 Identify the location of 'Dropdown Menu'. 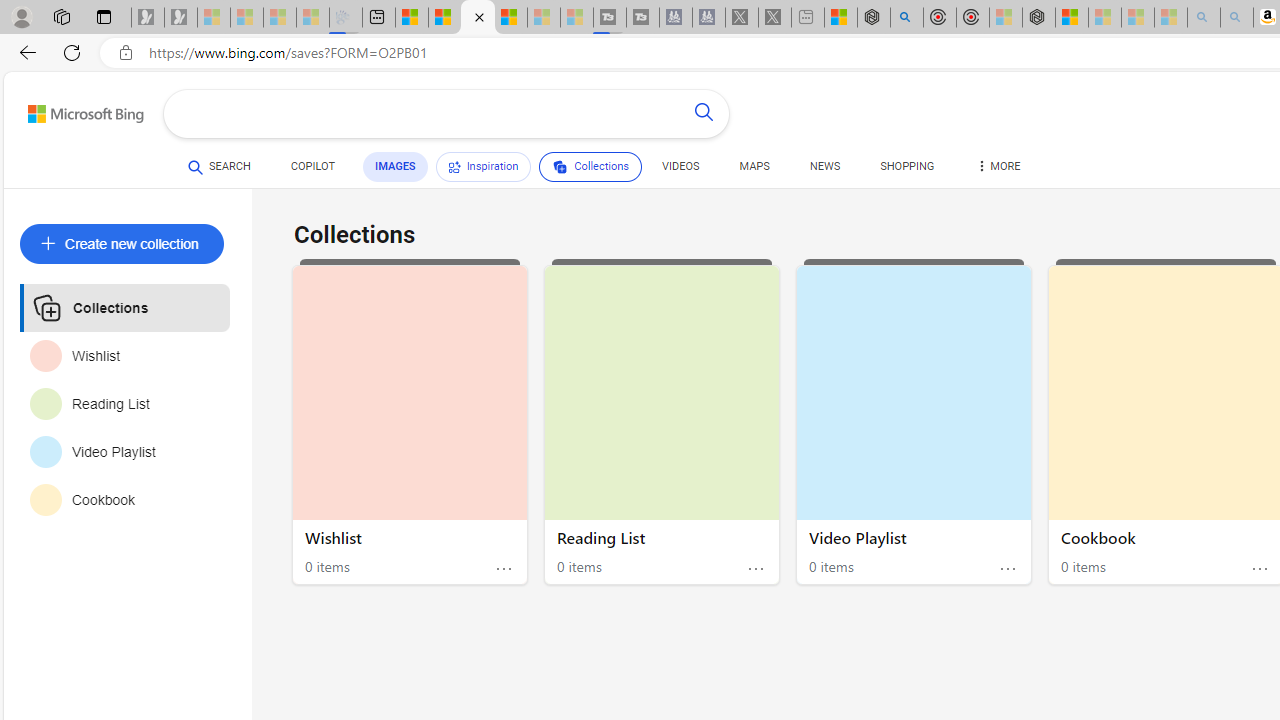
(997, 166).